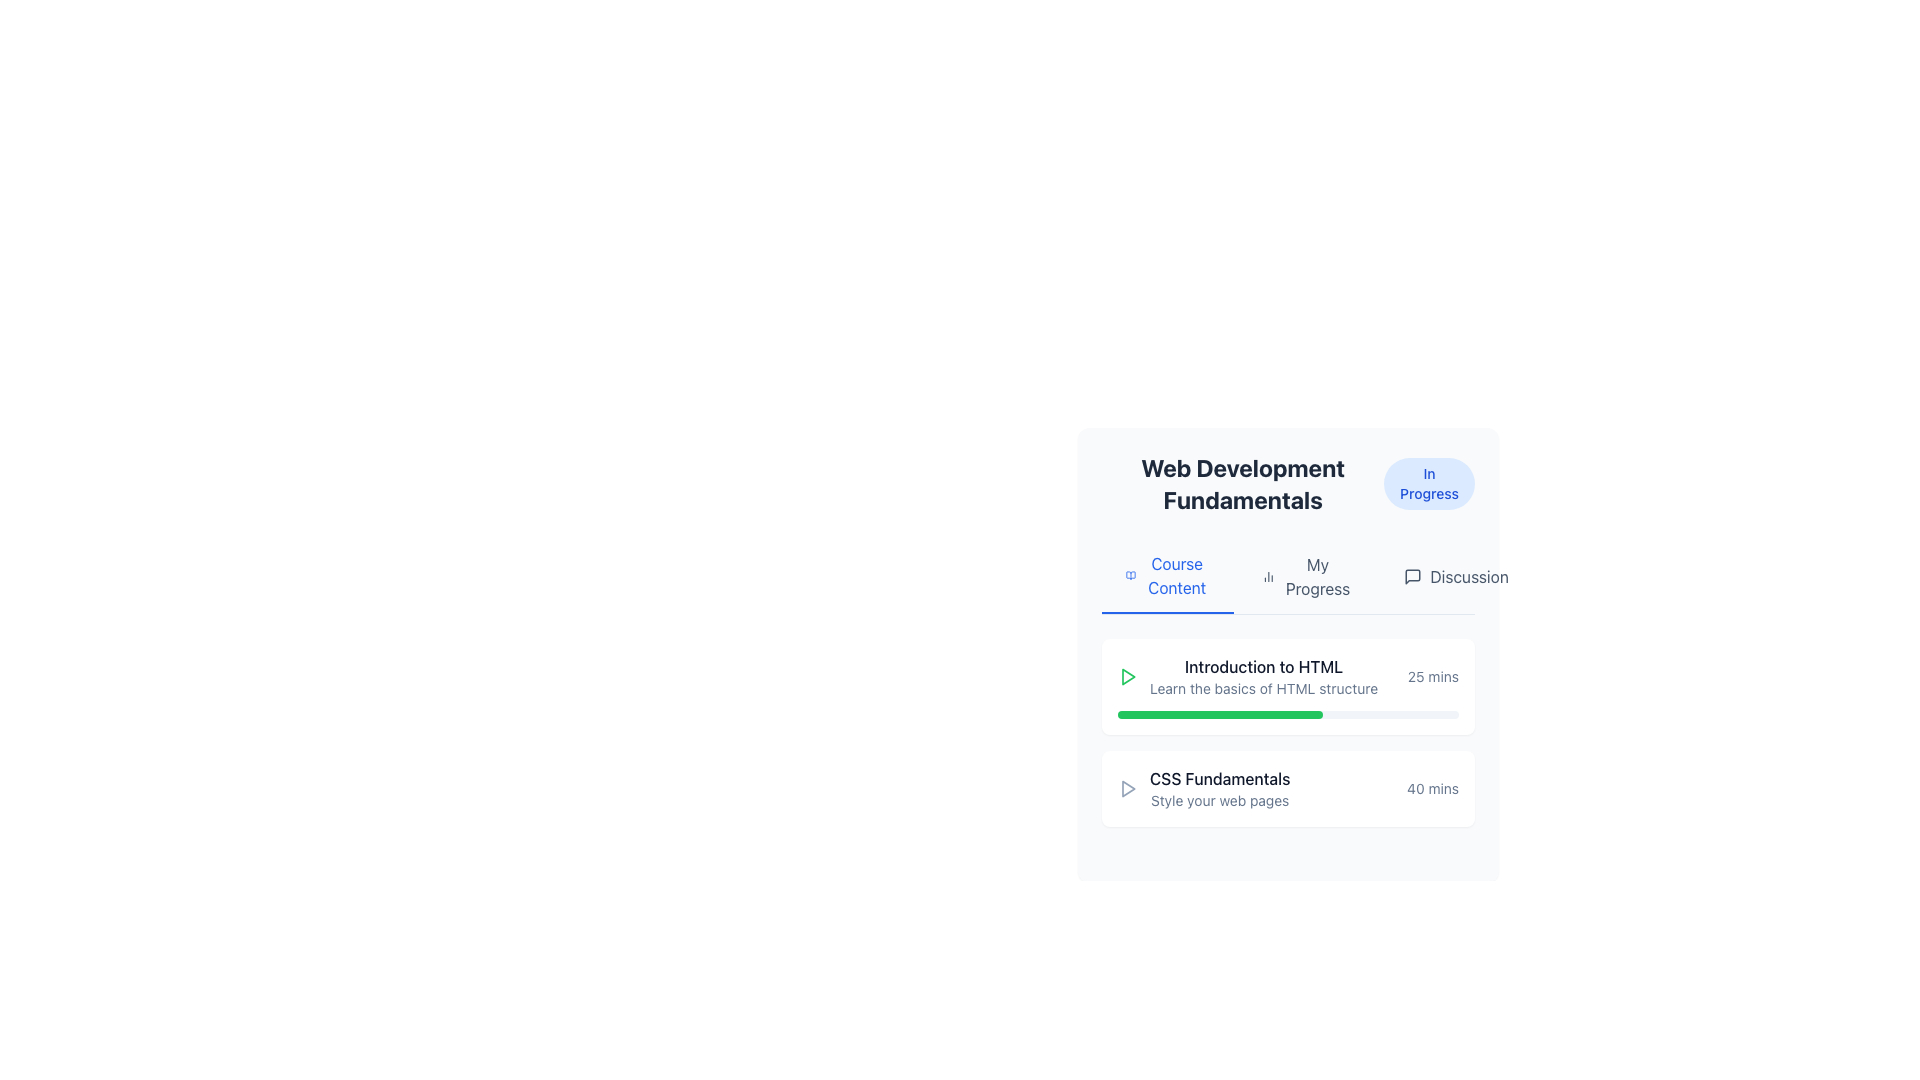 This screenshot has height=1080, width=1920. I want to click on the text label located in the top-right corner of the containing card, so click(1469, 577).